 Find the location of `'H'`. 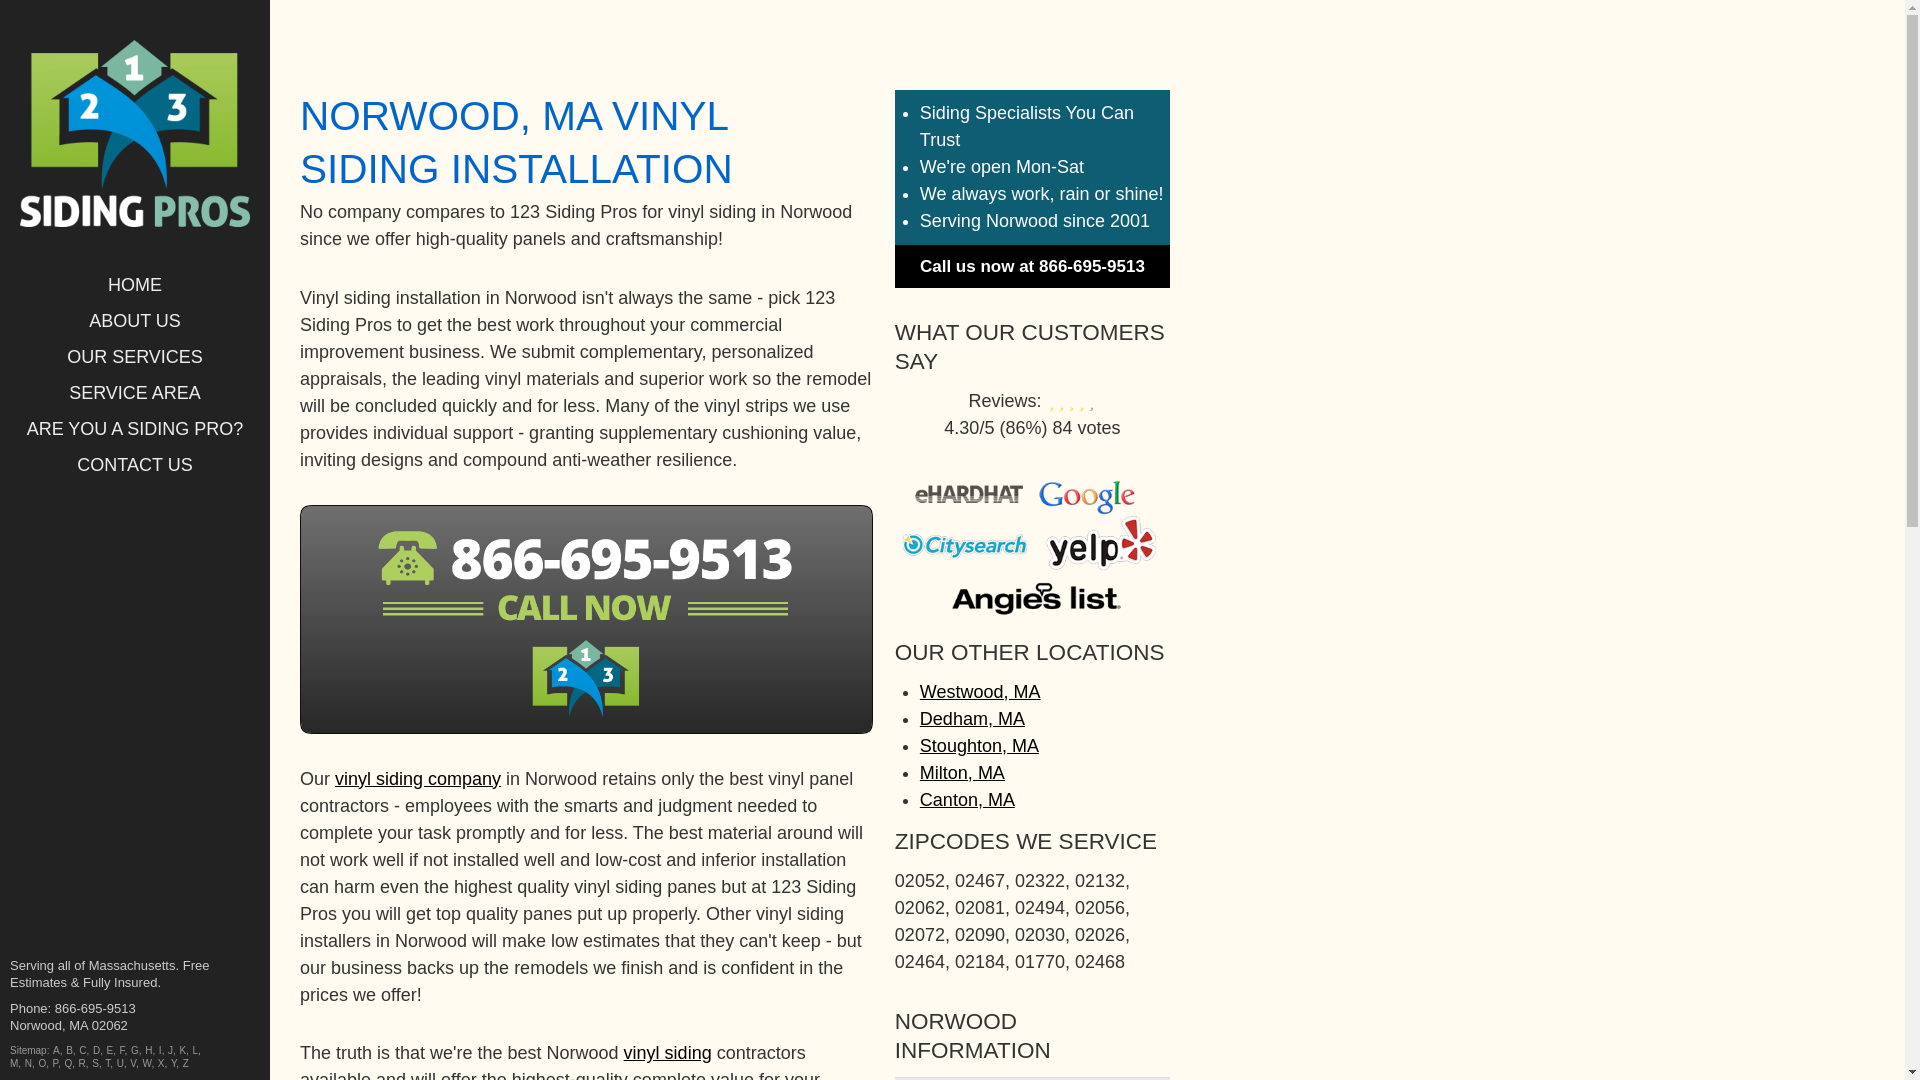

'H' is located at coordinates (143, 1049).